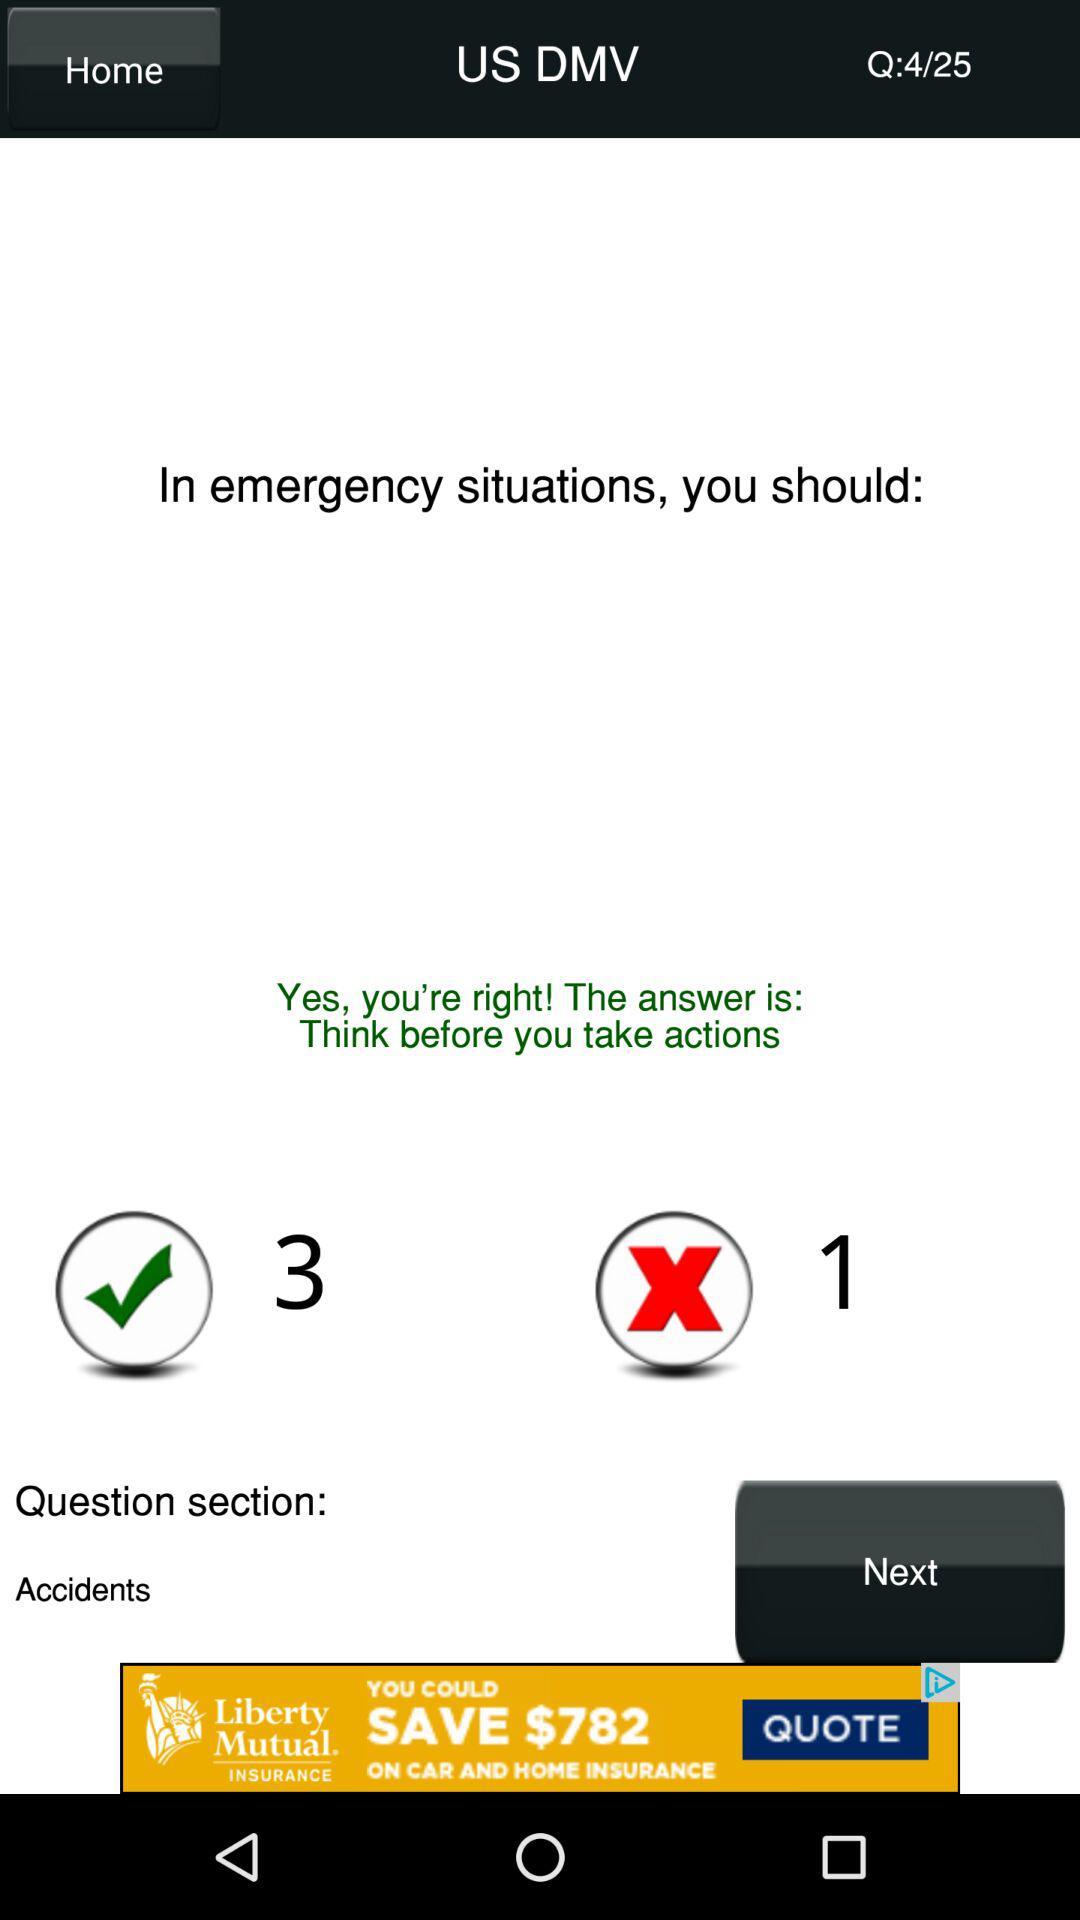 This screenshot has height=1920, width=1080. I want to click on advertisement page, so click(540, 1727).